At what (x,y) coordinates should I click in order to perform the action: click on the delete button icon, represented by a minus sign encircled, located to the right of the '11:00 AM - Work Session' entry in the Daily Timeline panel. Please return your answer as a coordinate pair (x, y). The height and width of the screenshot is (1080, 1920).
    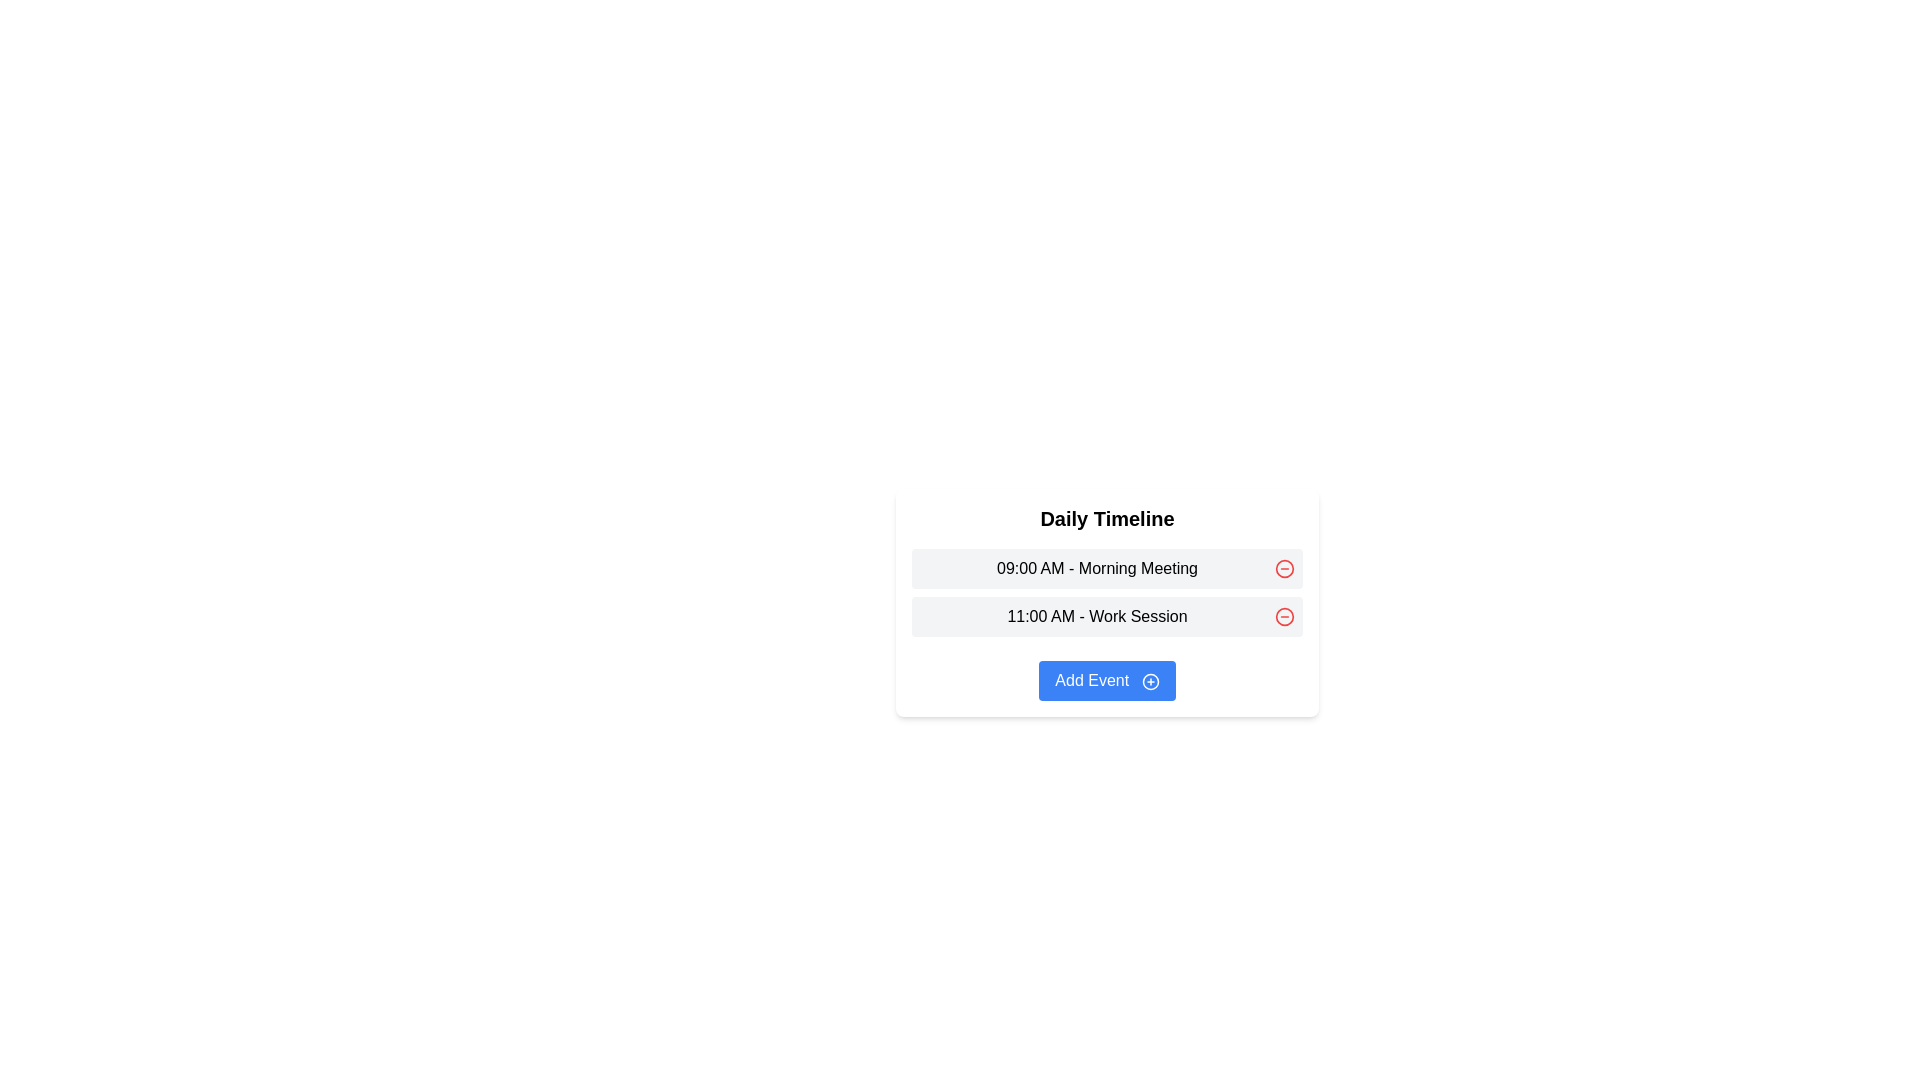
    Looking at the image, I should click on (1285, 616).